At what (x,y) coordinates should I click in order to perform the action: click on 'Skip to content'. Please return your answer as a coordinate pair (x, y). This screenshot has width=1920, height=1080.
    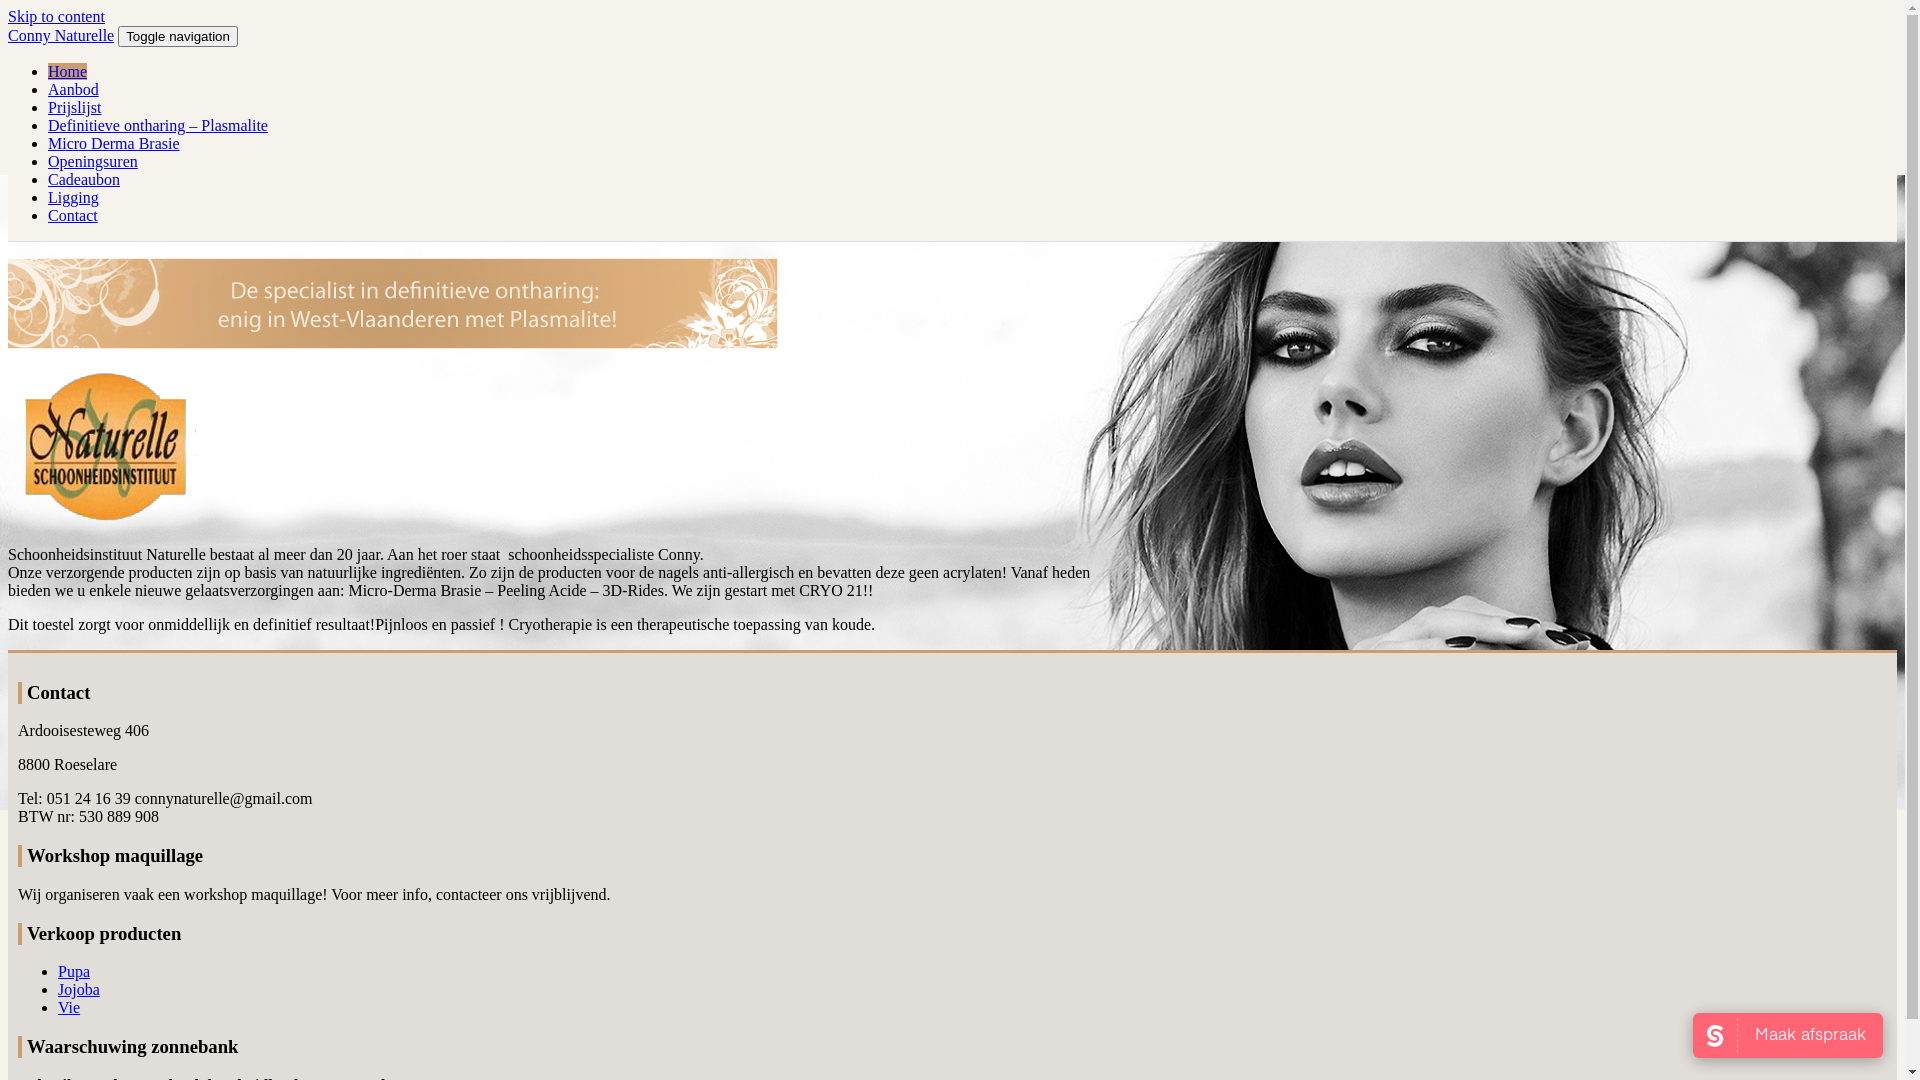
    Looking at the image, I should click on (56, 16).